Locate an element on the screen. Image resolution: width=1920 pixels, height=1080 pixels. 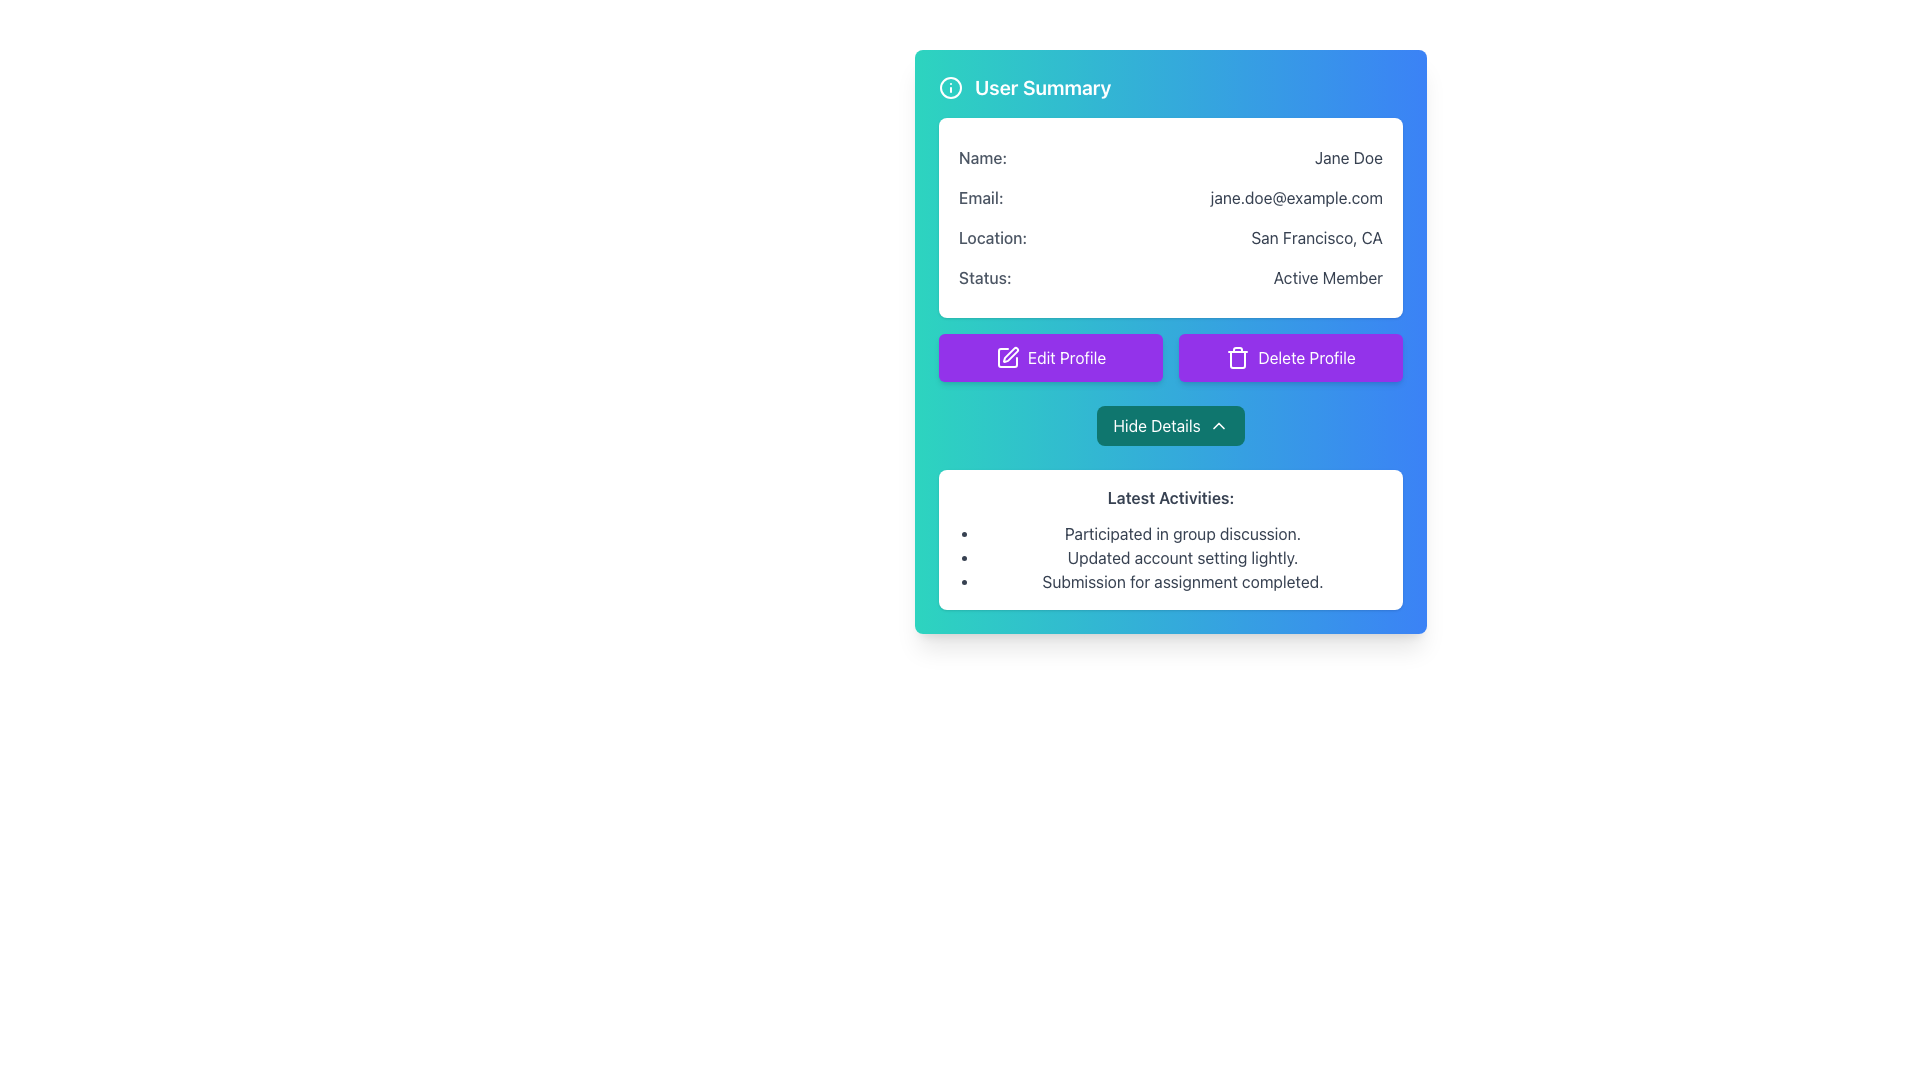
bulleted list items located beneath the heading 'Latest Activities:' with three items: 'Participated in group discussion.', 'Updated account setting lightly.', and 'Submission for assignment completed.' is located at coordinates (1171, 558).